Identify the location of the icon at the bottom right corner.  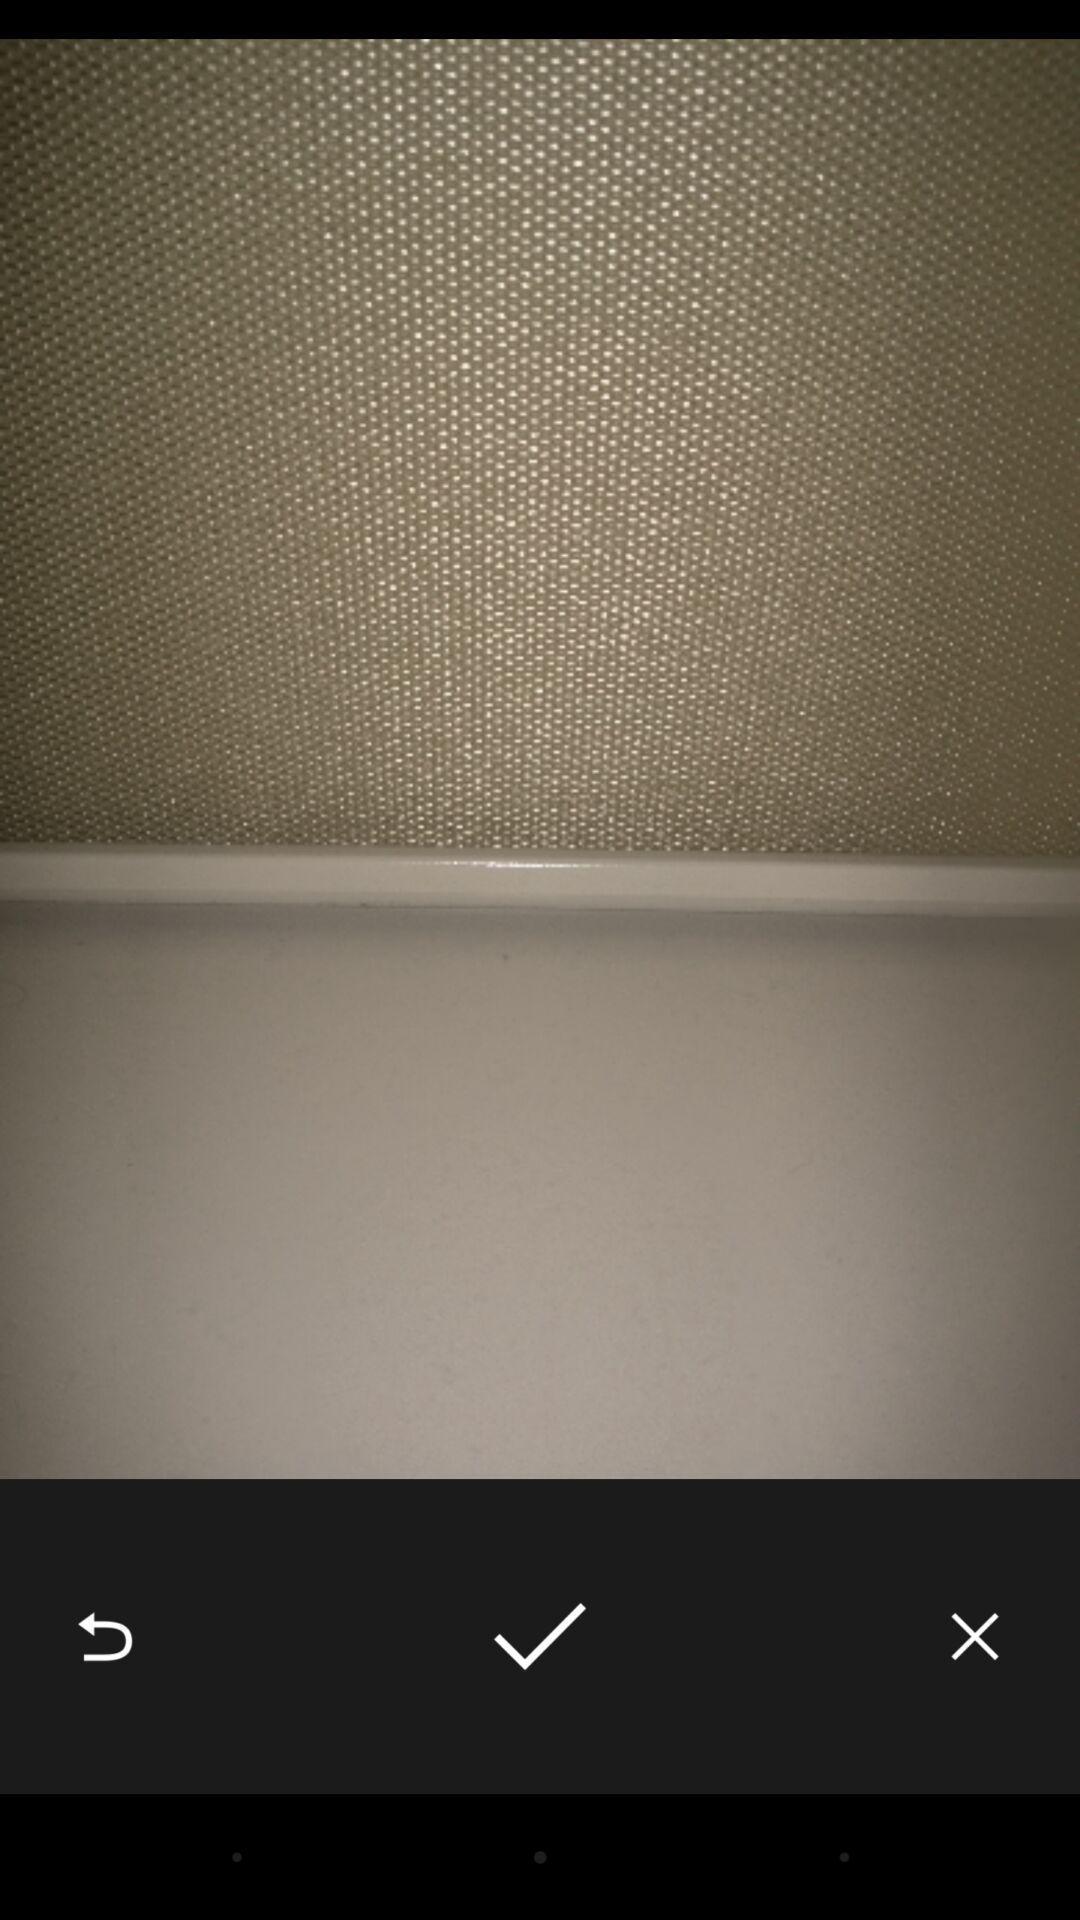
(974, 1636).